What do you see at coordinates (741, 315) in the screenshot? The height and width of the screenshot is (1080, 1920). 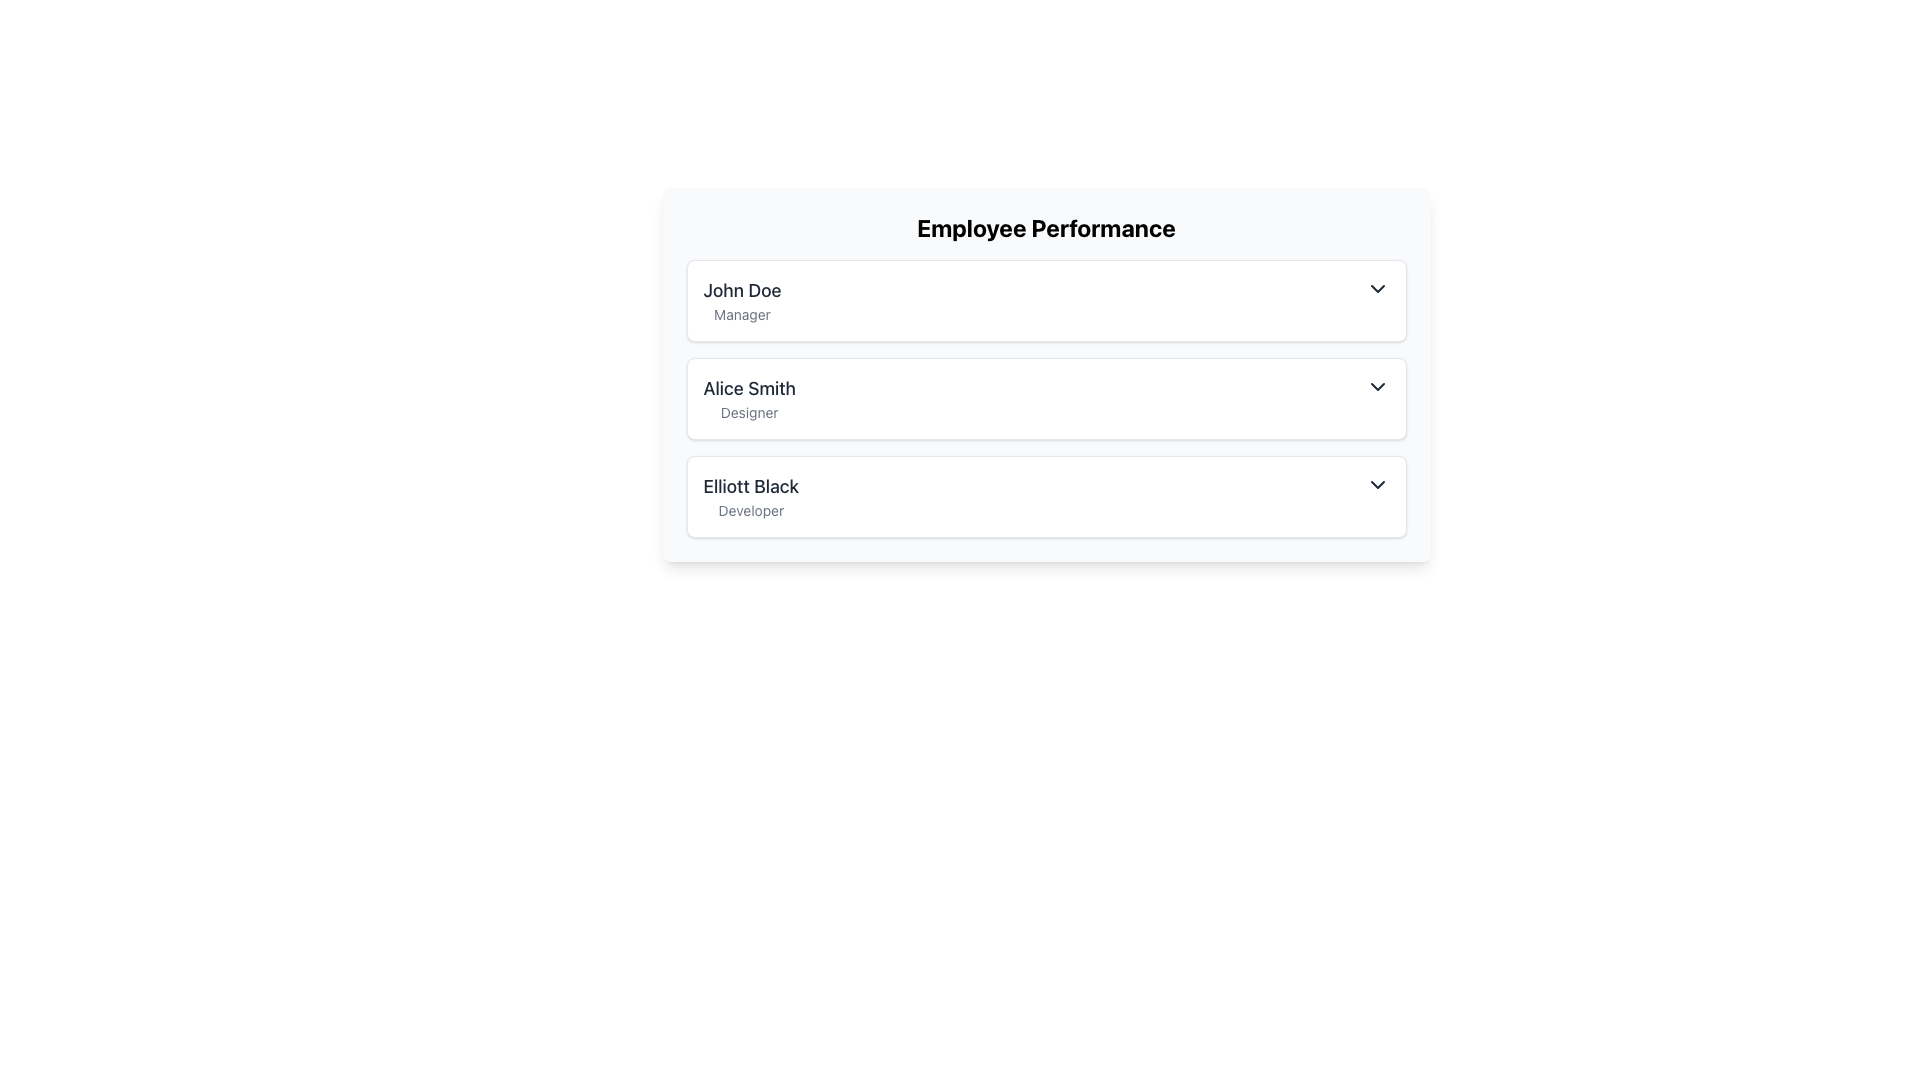 I see `information displayed in the text label that shows the word 'Manager' in gray color, positioned below the larger name text 'John Doe'` at bounding box center [741, 315].